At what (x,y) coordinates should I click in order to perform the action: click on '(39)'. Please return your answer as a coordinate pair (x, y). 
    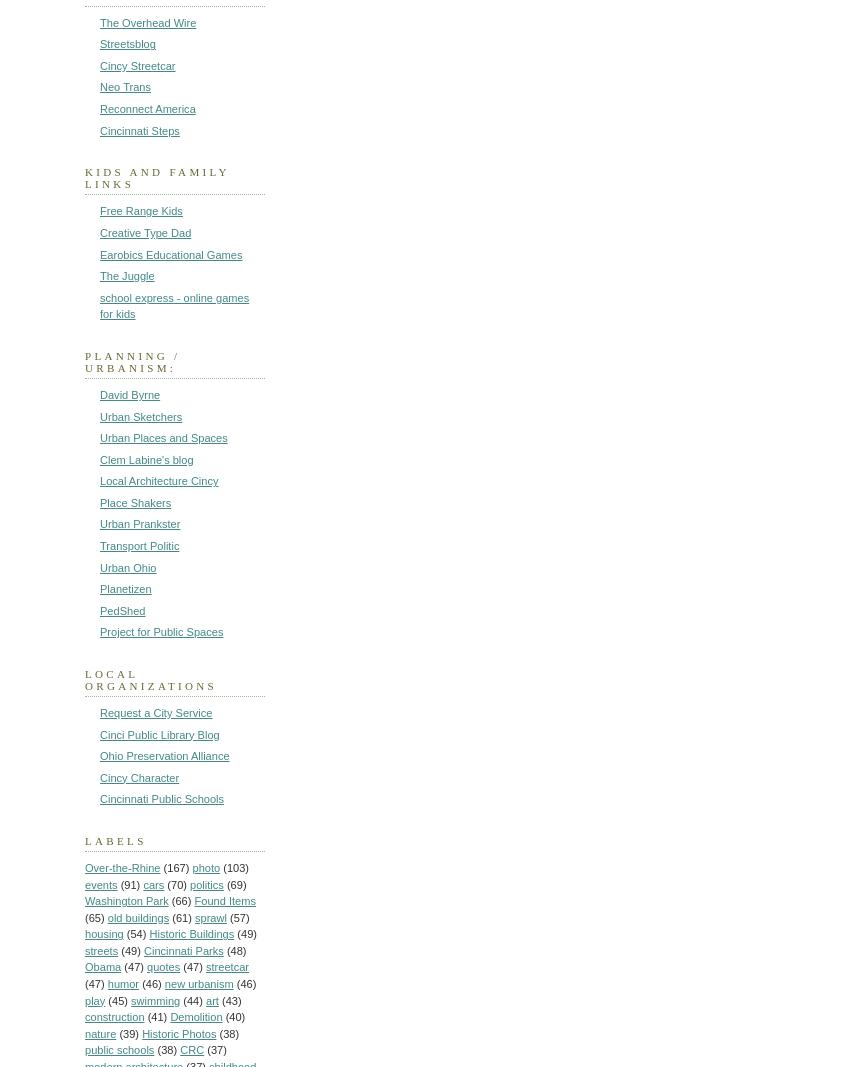
    Looking at the image, I should click on (118, 1032).